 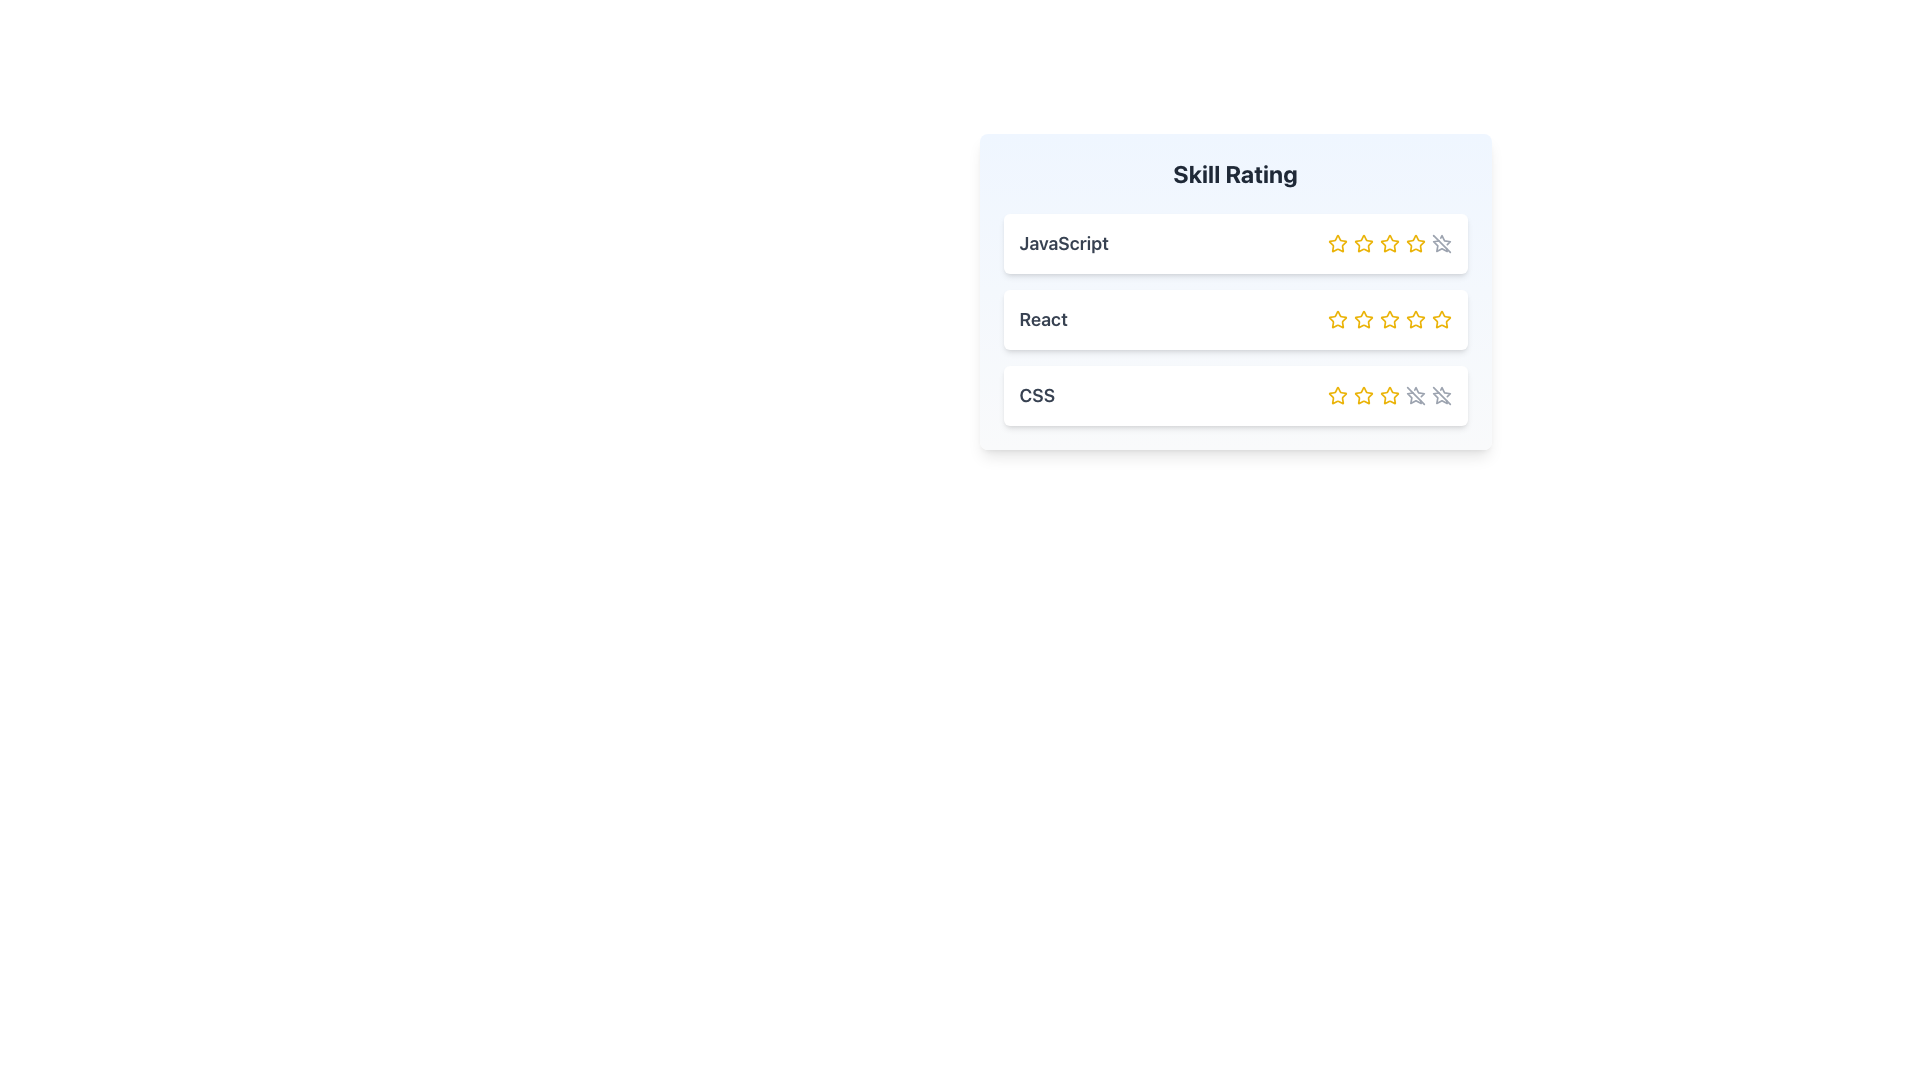 I want to click on the second star icon button in the JavaScript skill rating row for keyboard interaction, so click(x=1362, y=242).